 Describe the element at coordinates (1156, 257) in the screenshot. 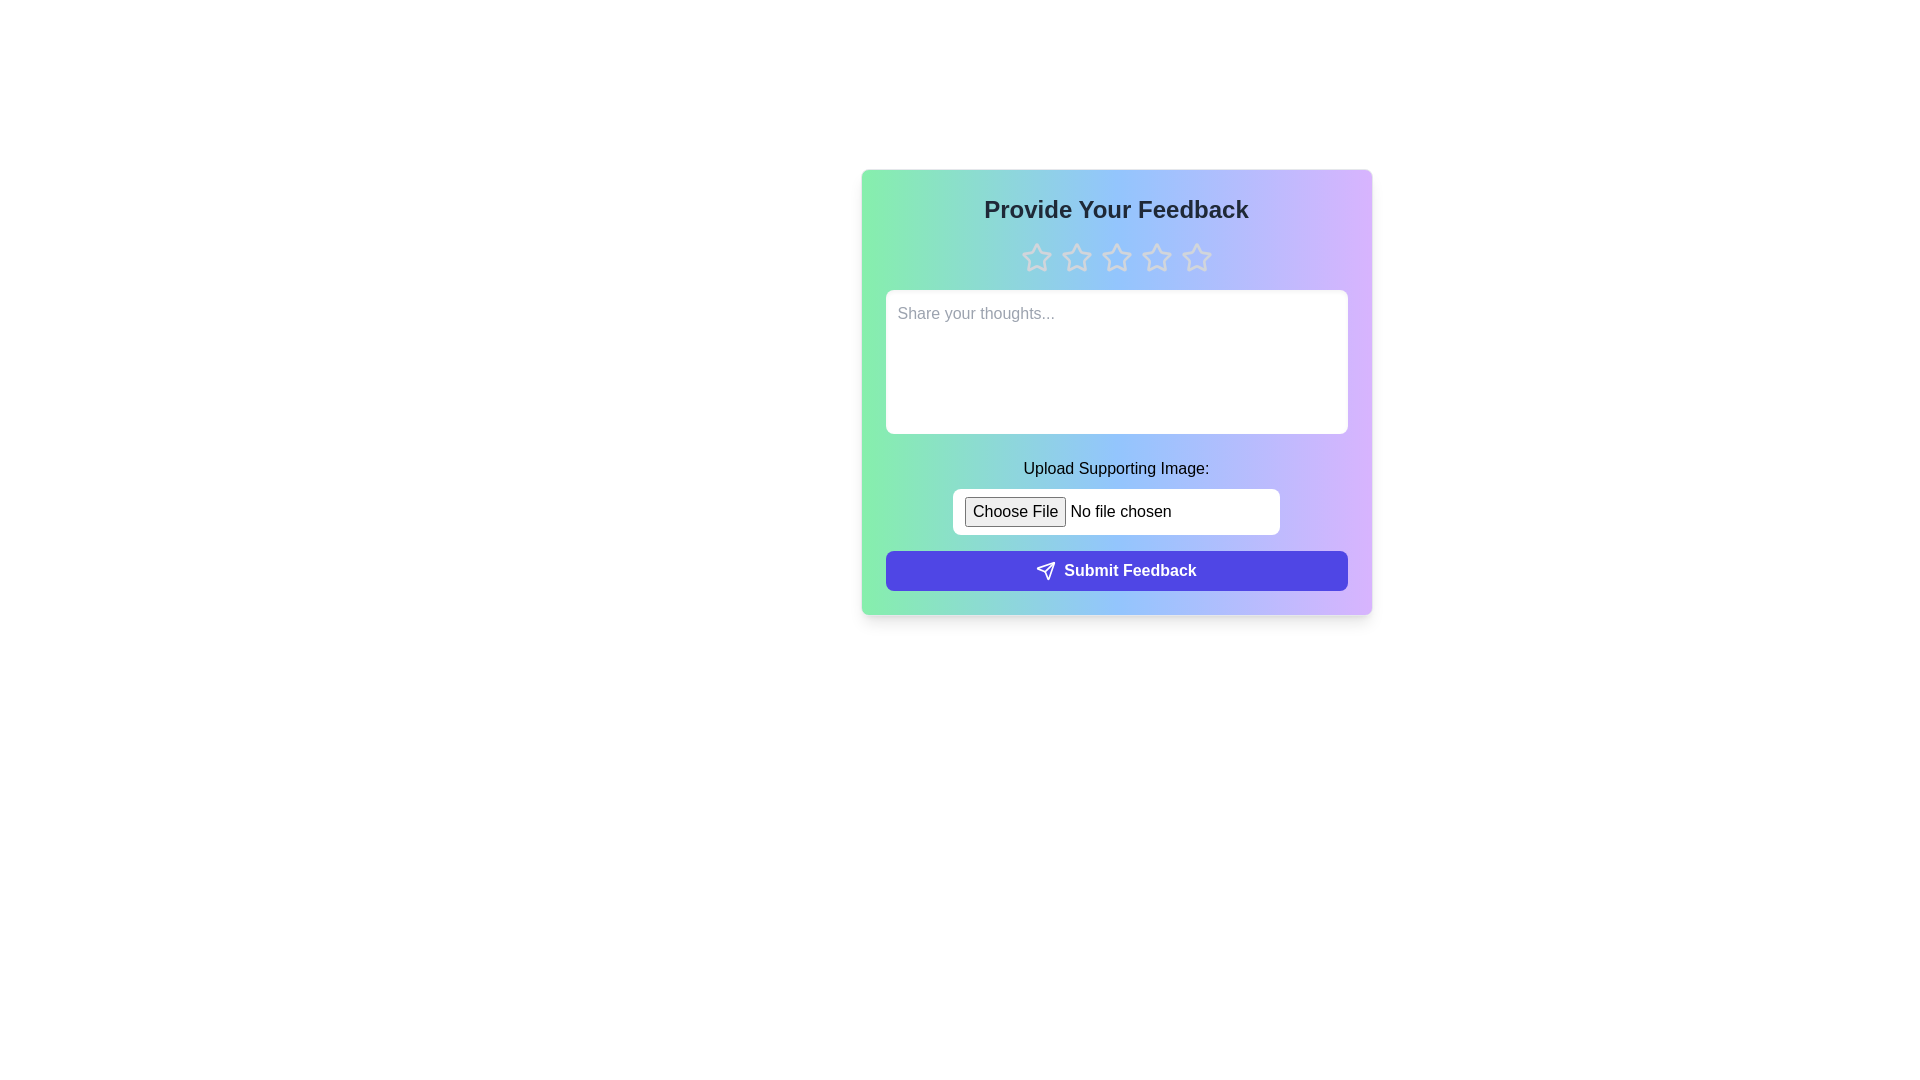

I see `the fourth star icon in the star rating system` at that location.